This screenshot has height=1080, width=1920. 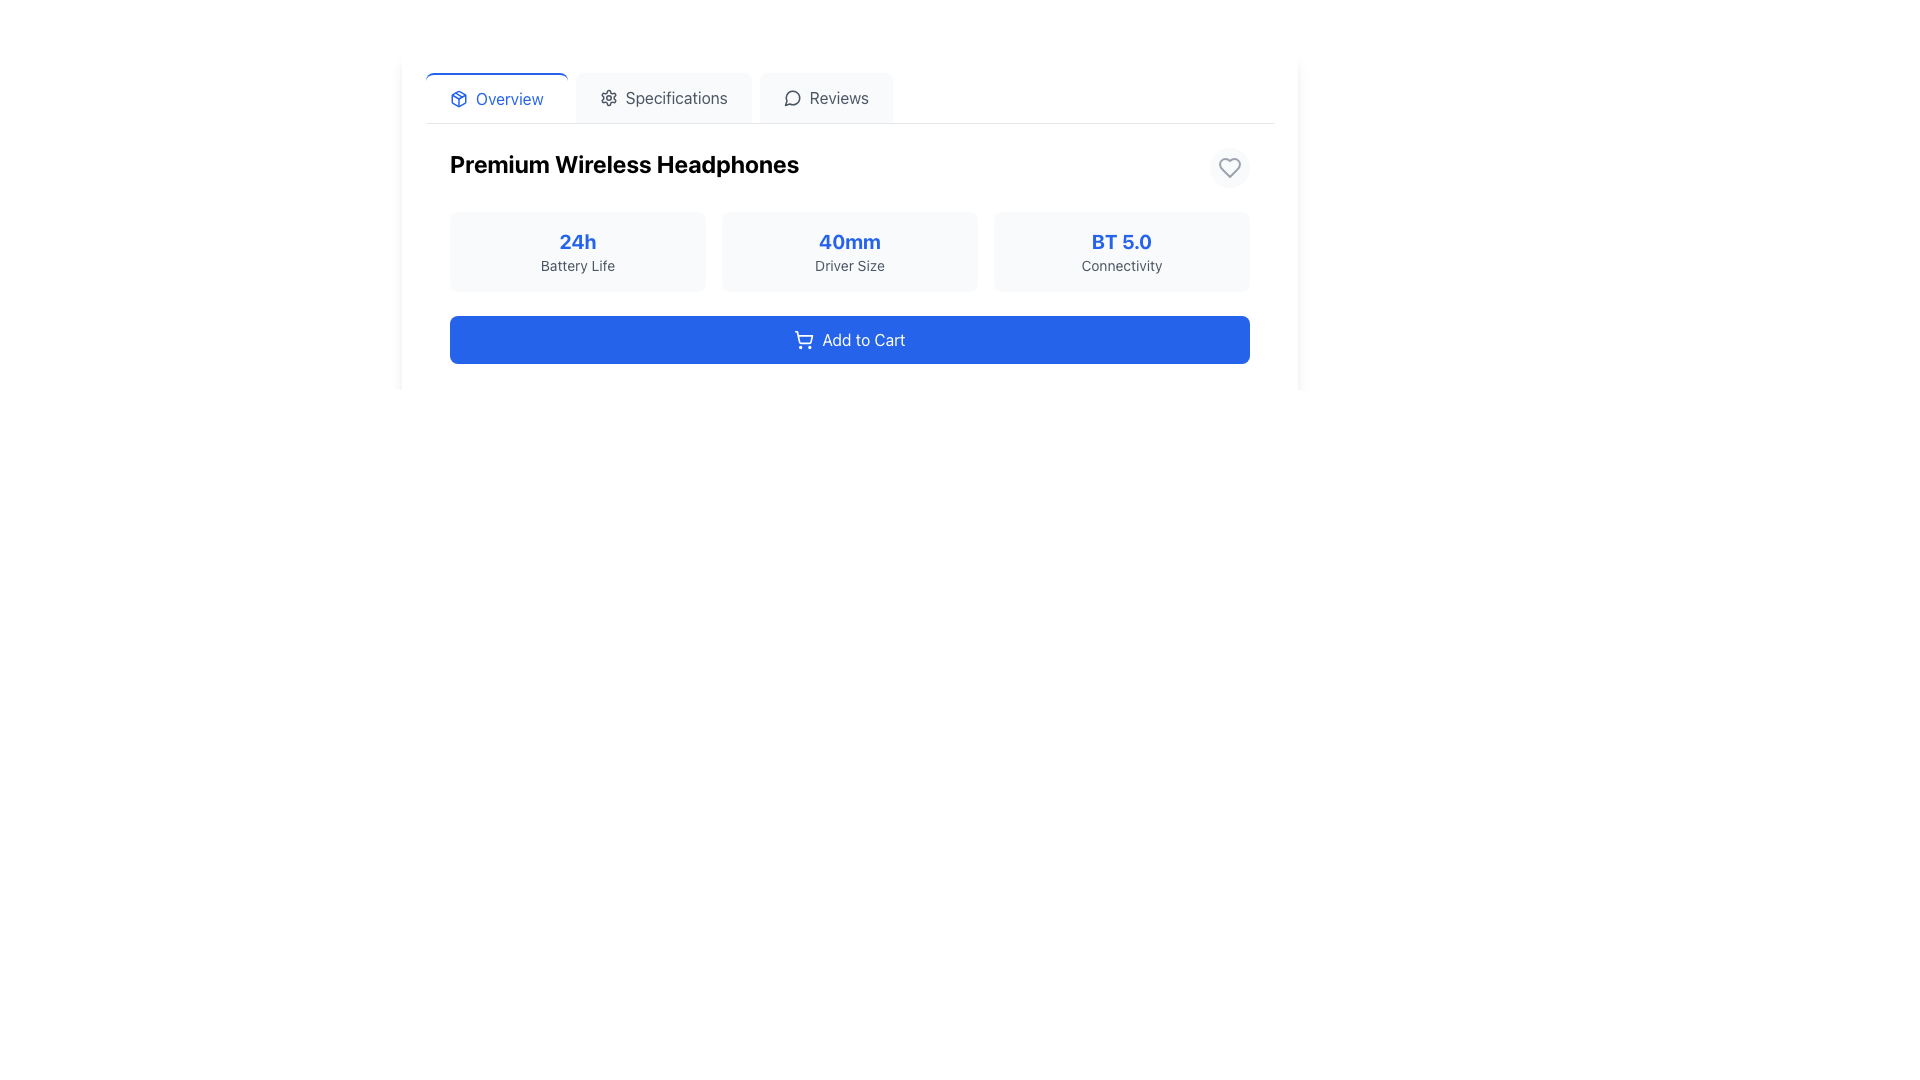 What do you see at coordinates (509, 99) in the screenshot?
I see `text label 'Overview' styled with a blue font color, located in the top-left quadrant of the interface within the tabbed navigation bar` at bounding box center [509, 99].